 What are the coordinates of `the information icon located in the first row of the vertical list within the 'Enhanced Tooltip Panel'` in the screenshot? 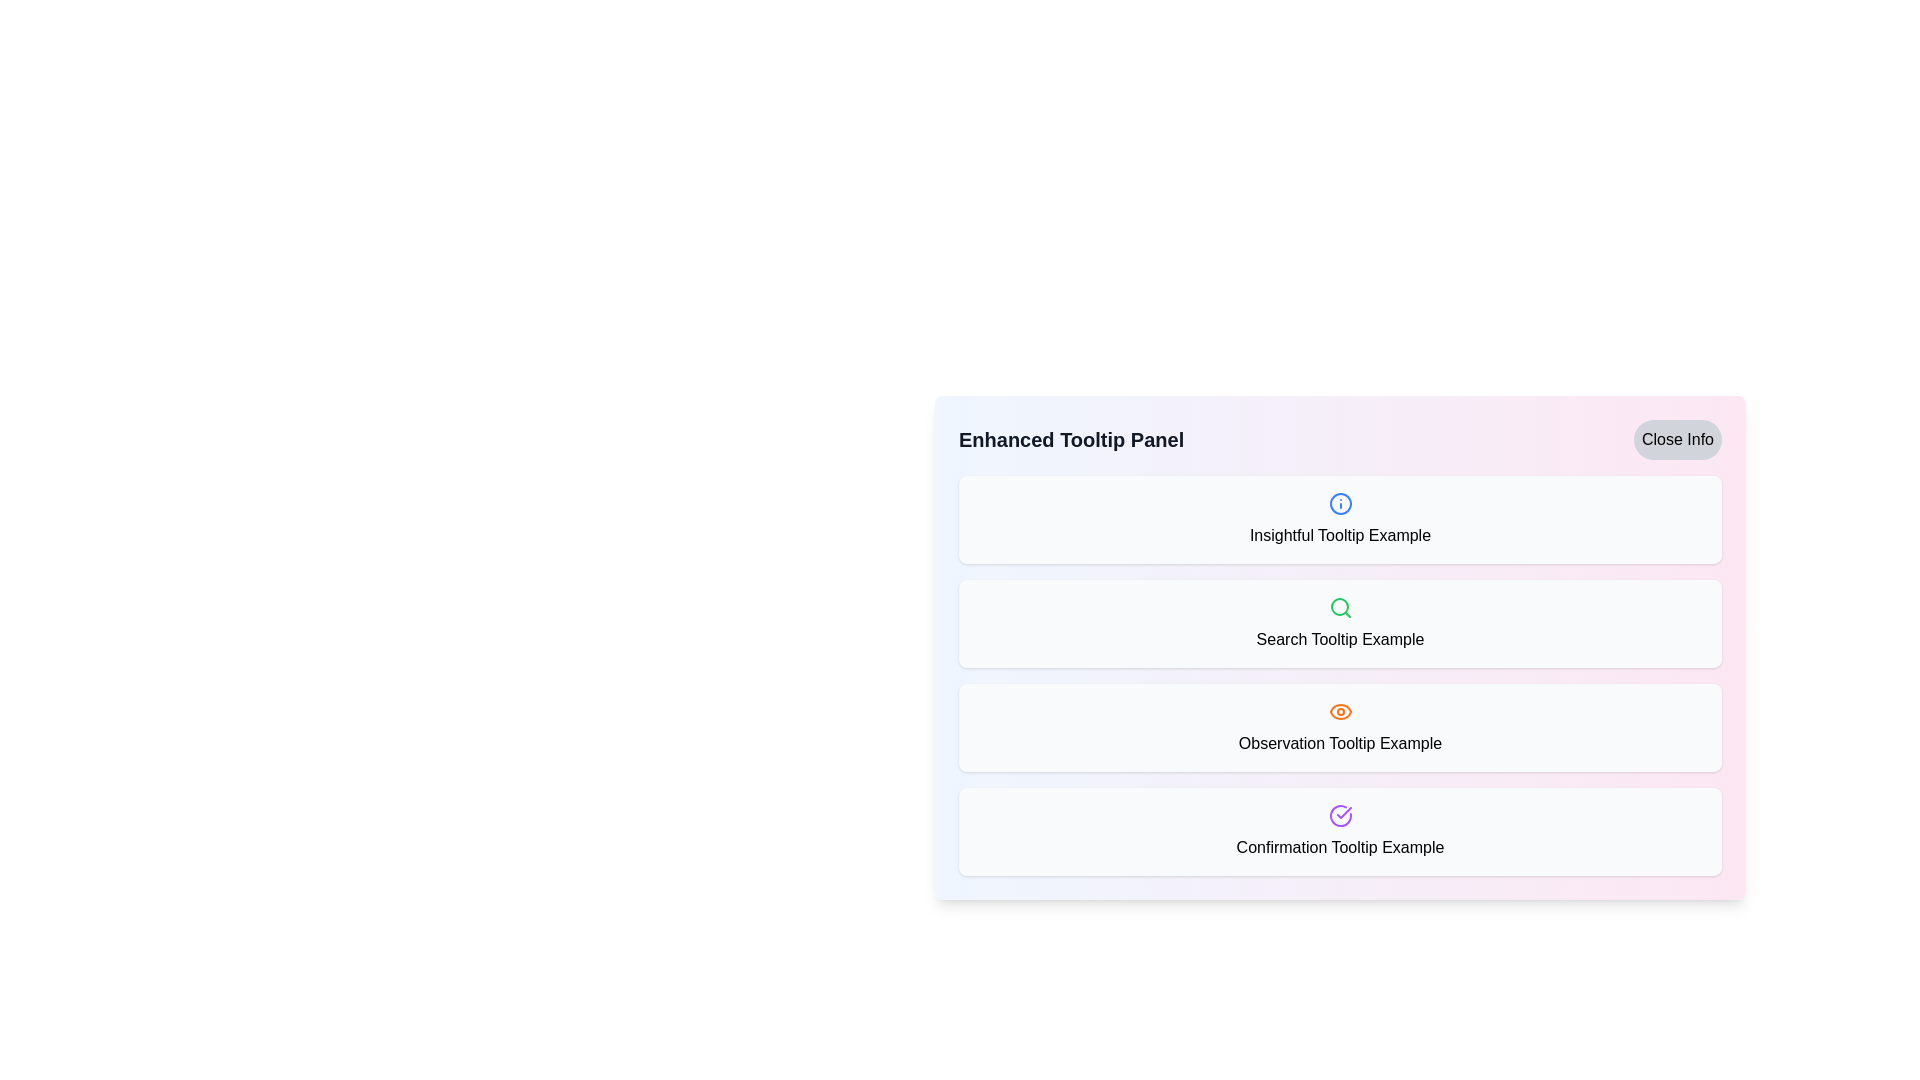 It's located at (1340, 503).